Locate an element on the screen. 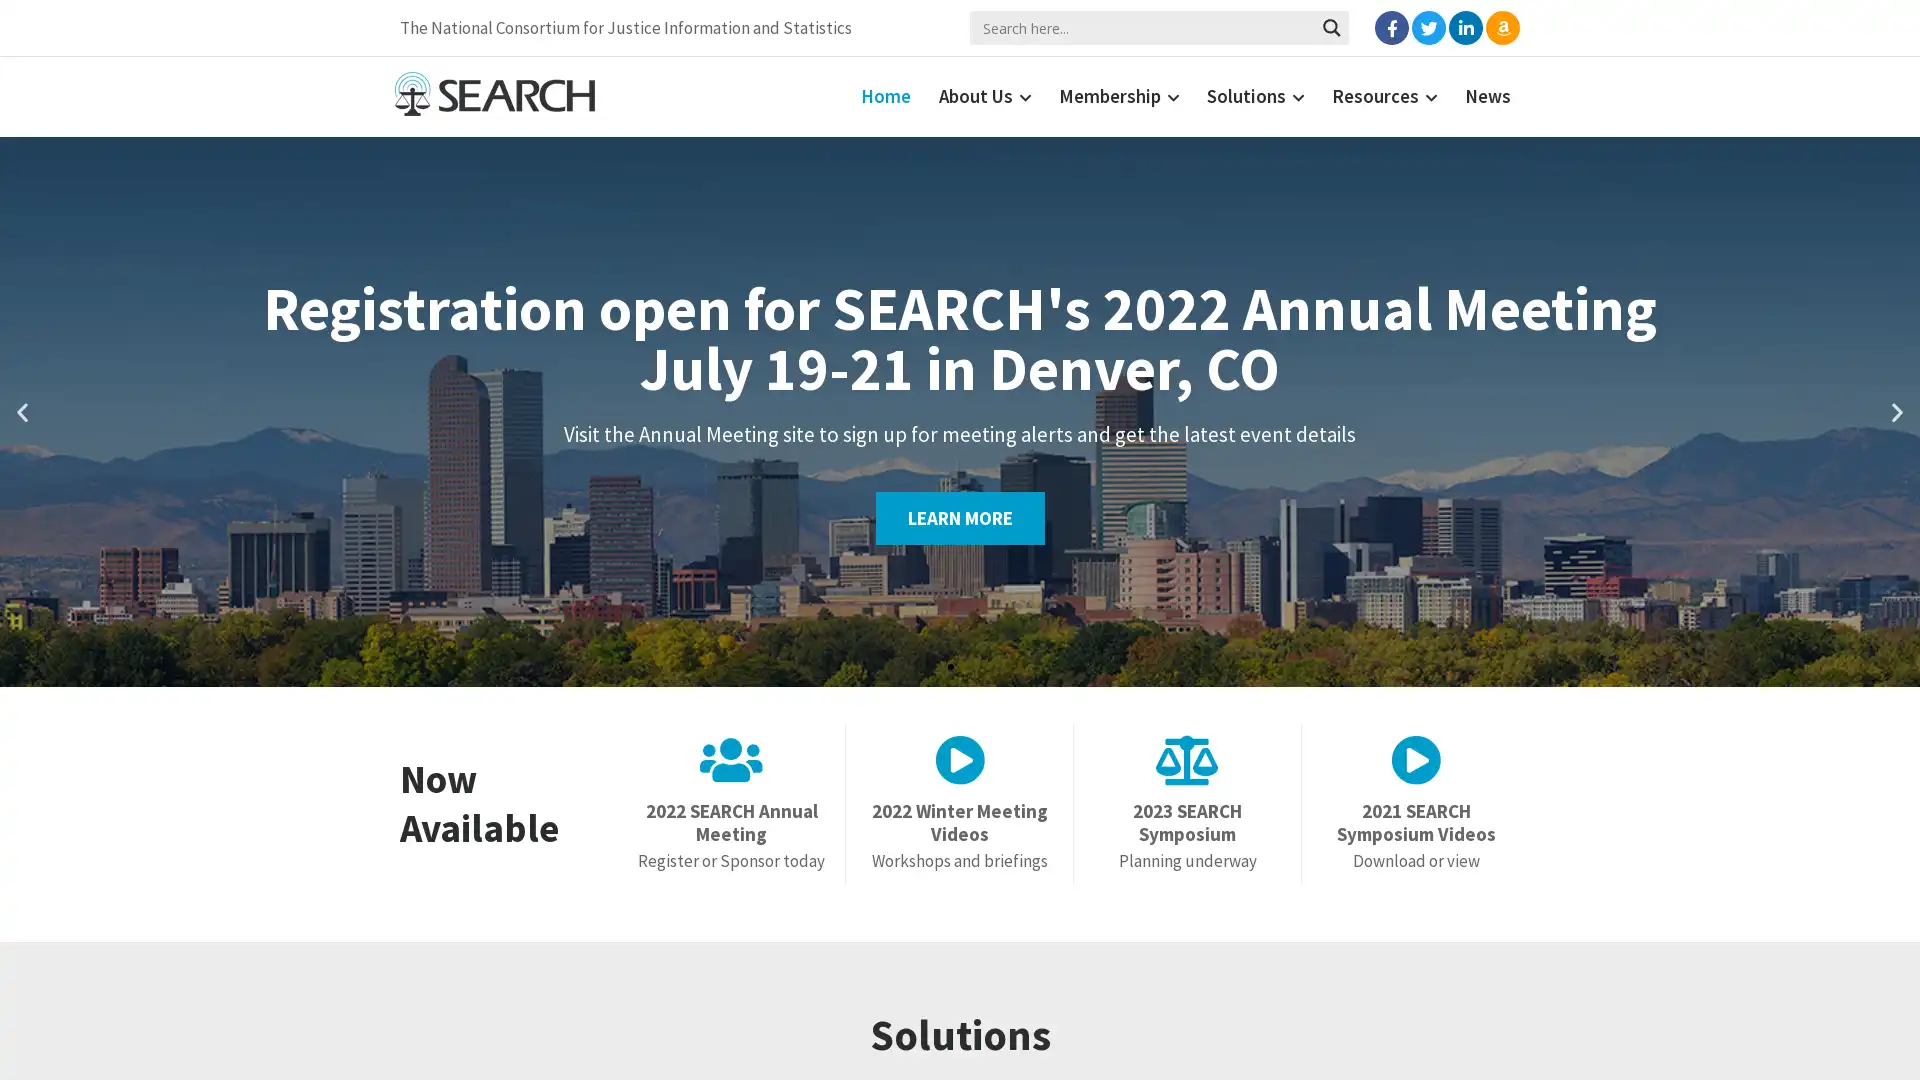  Go to slide 1 is located at coordinates (949, 666).